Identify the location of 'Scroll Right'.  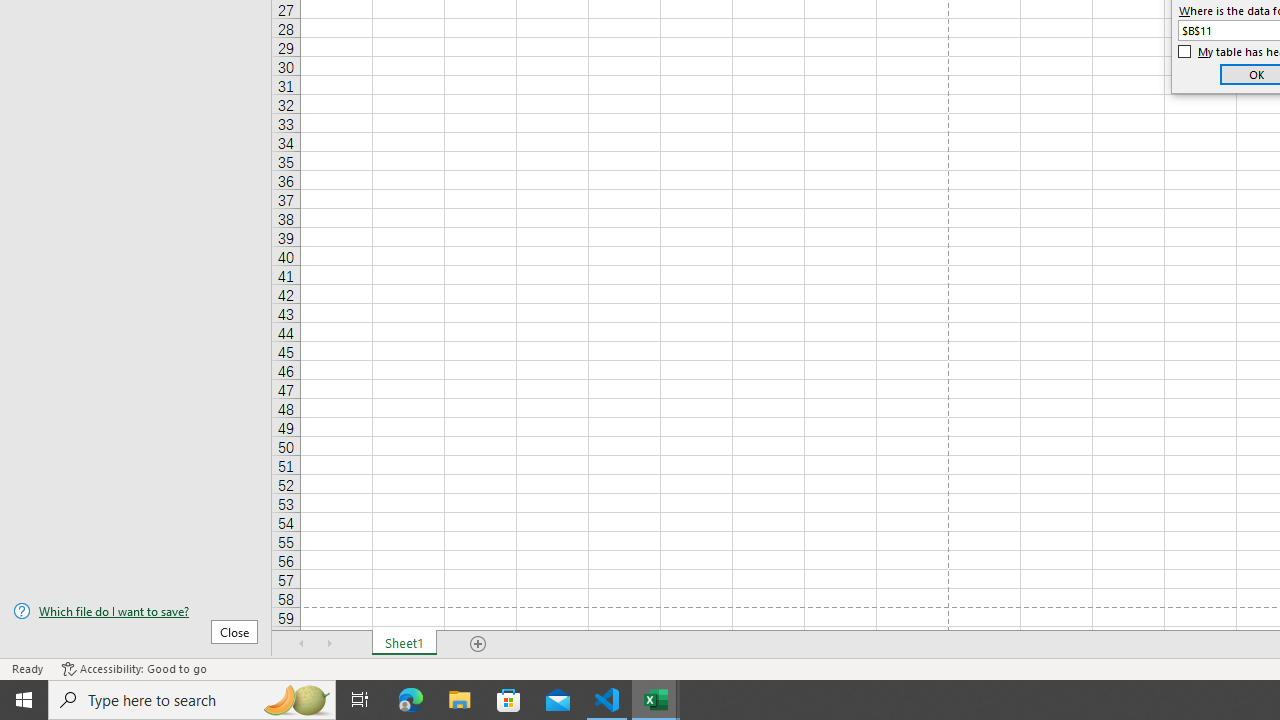
(330, 644).